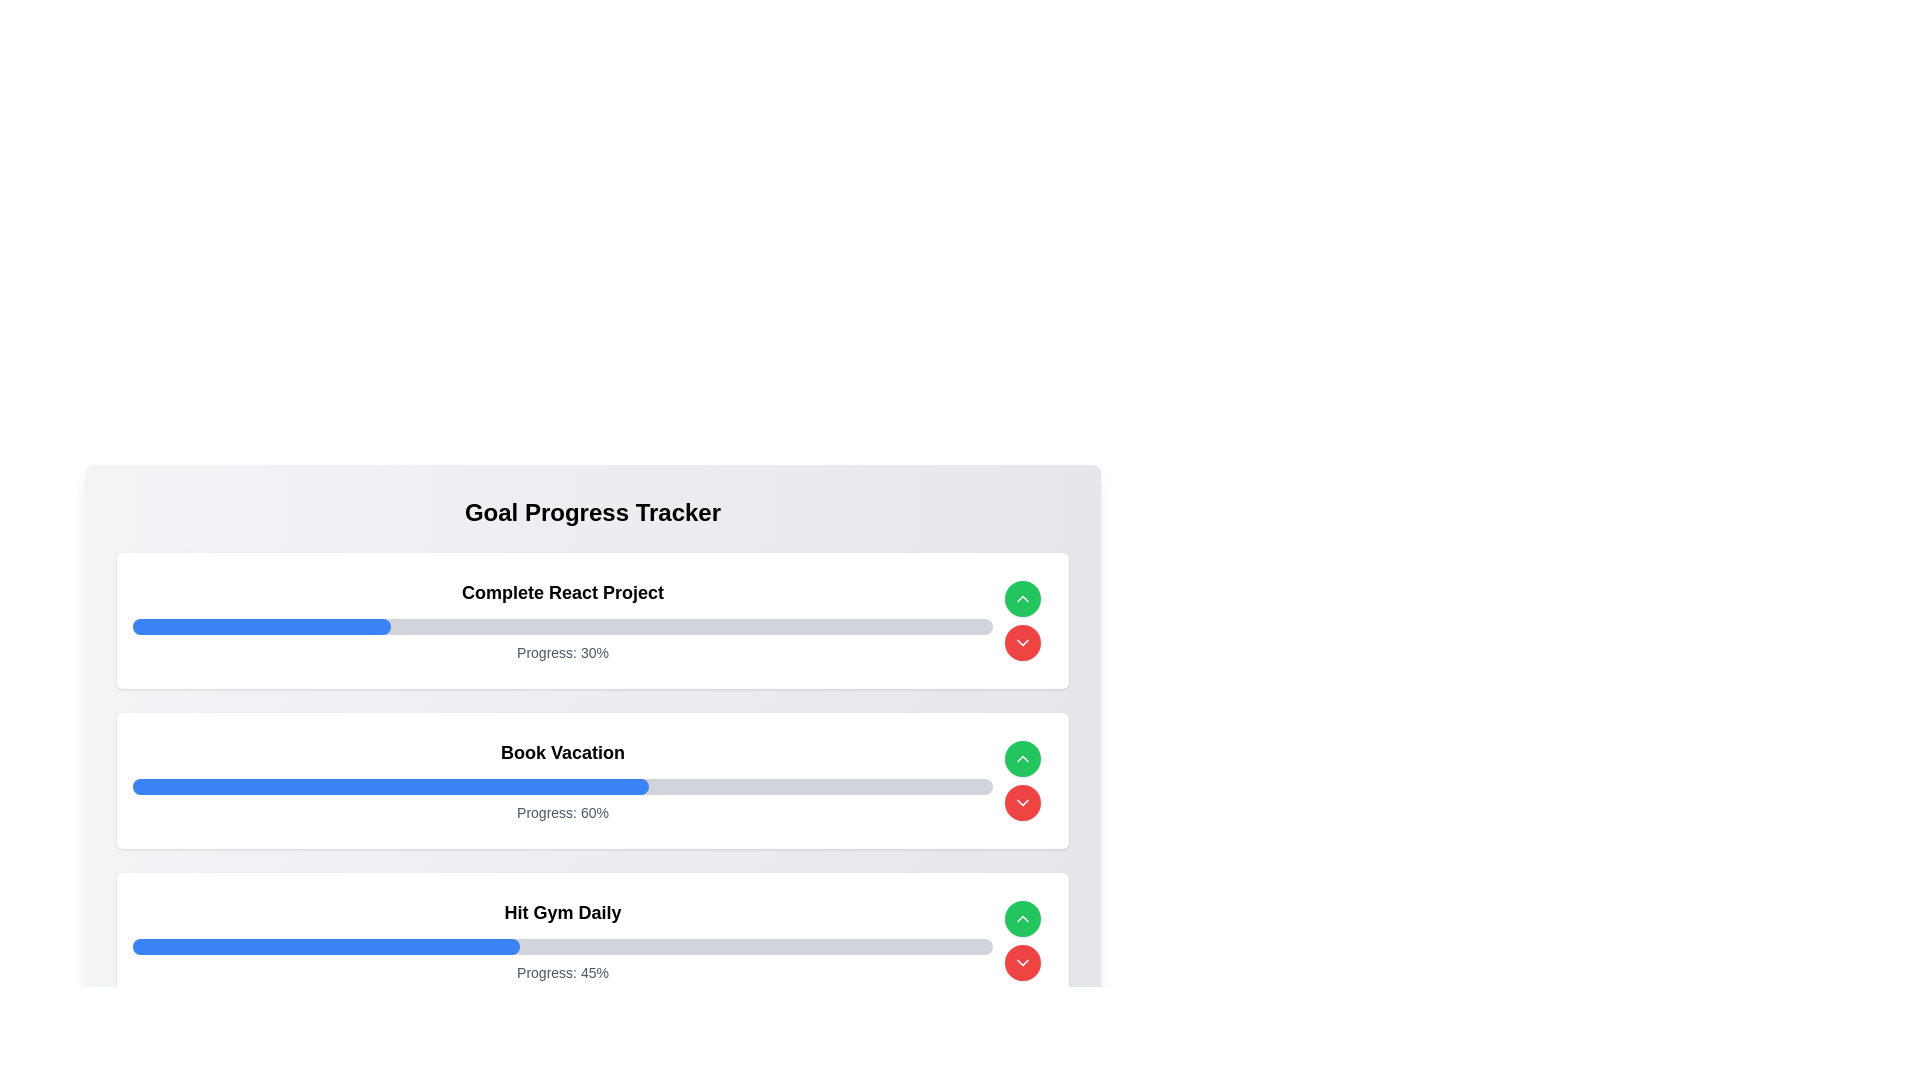 This screenshot has height=1080, width=1920. I want to click on the small circular green button with a chevron-up icon, so click(1022, 759).